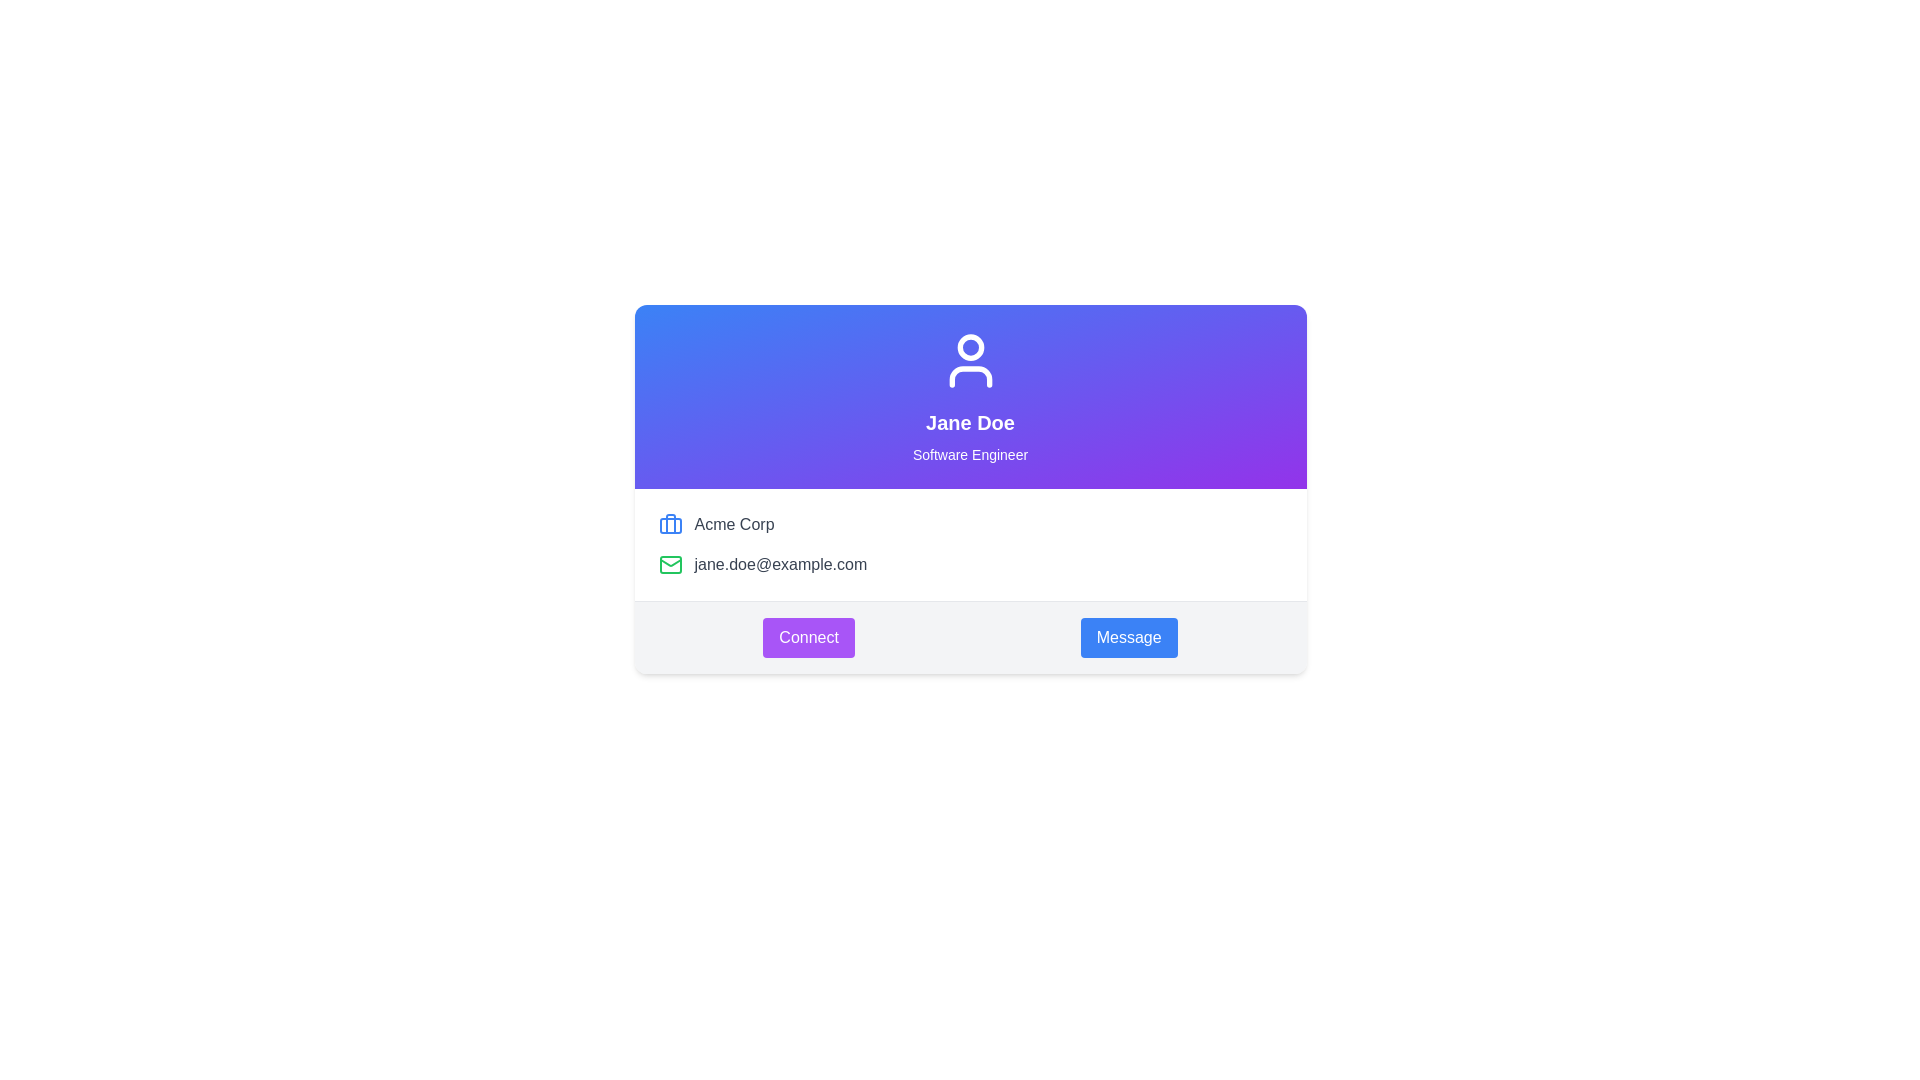 This screenshot has width=1920, height=1080. What do you see at coordinates (970, 377) in the screenshot?
I see `the user icon element located underneath the head portion of the icon in the profile display section` at bounding box center [970, 377].